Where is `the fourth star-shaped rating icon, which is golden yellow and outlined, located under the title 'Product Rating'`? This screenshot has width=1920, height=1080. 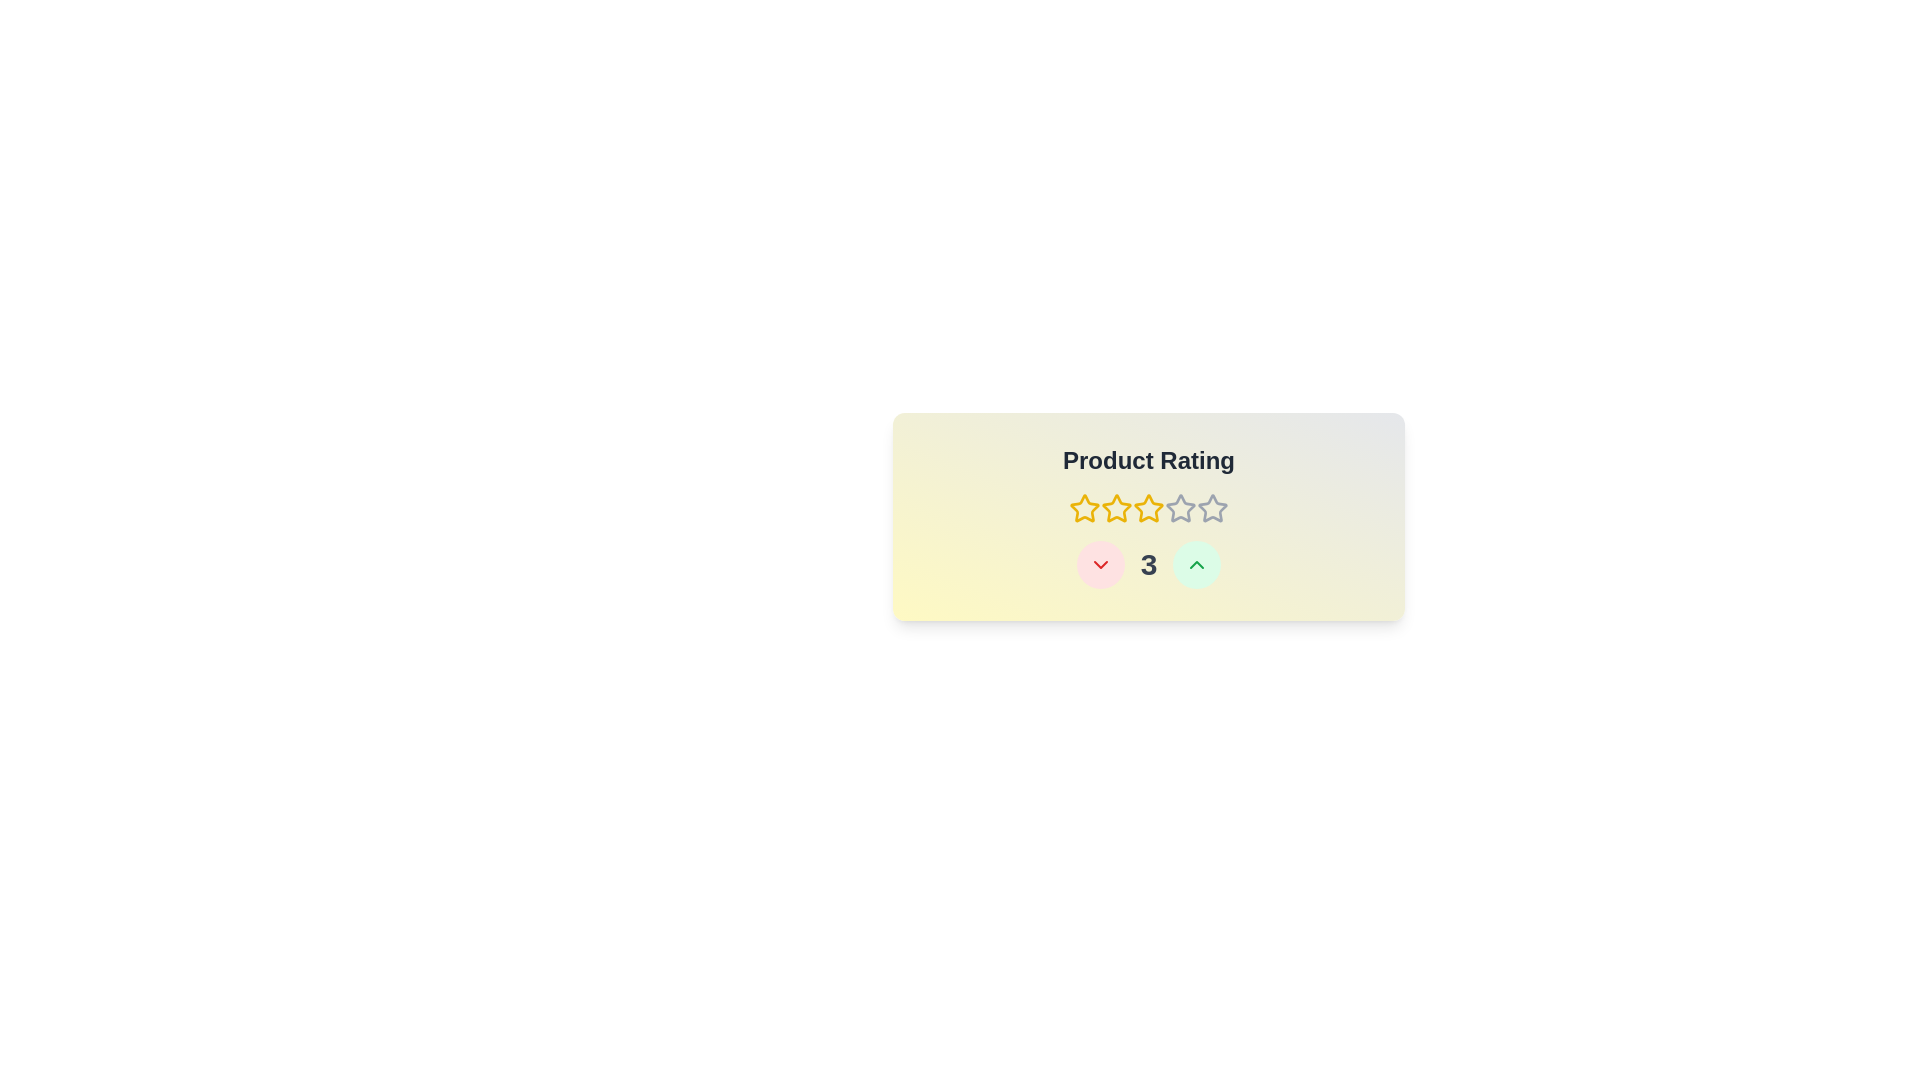
the fourth star-shaped rating icon, which is golden yellow and outlined, located under the title 'Product Rating' is located at coordinates (1148, 508).